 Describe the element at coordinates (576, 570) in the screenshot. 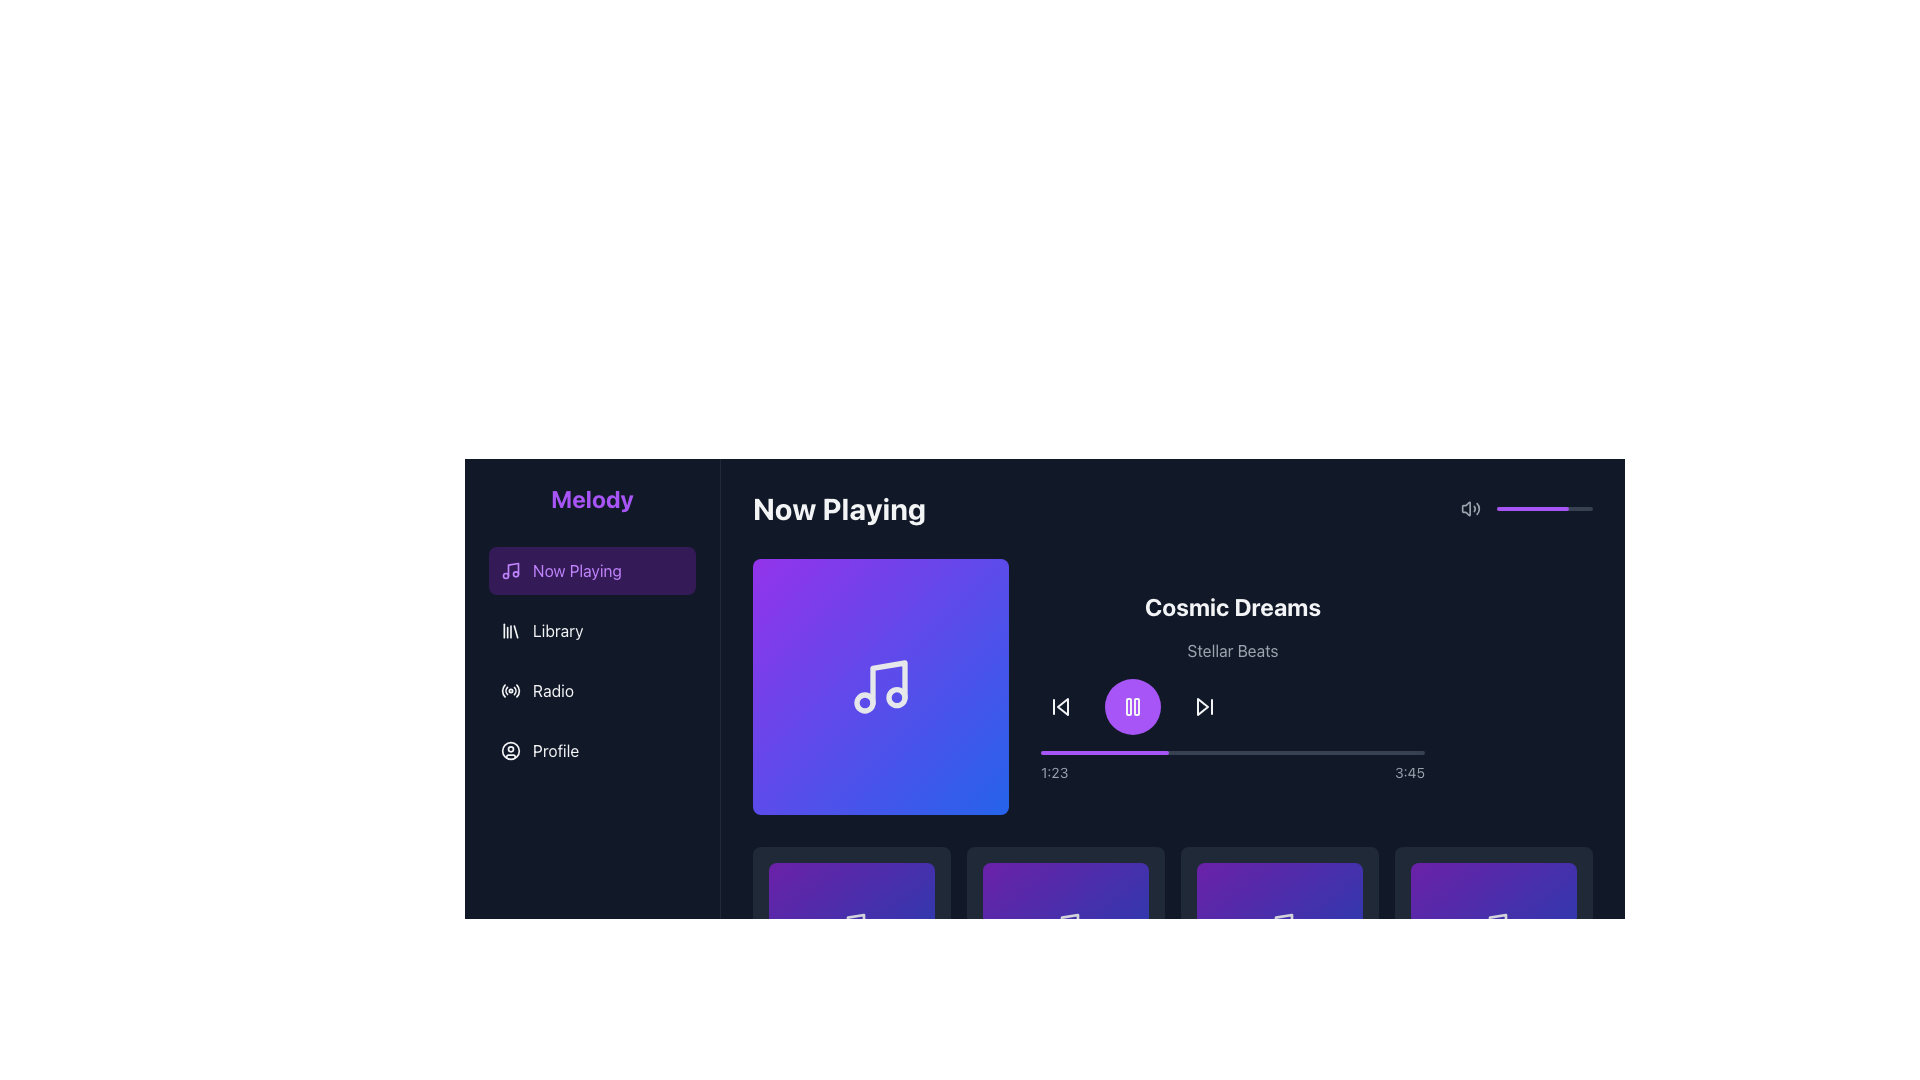

I see `the 'Now Playing' text label in the navigation menu` at that location.